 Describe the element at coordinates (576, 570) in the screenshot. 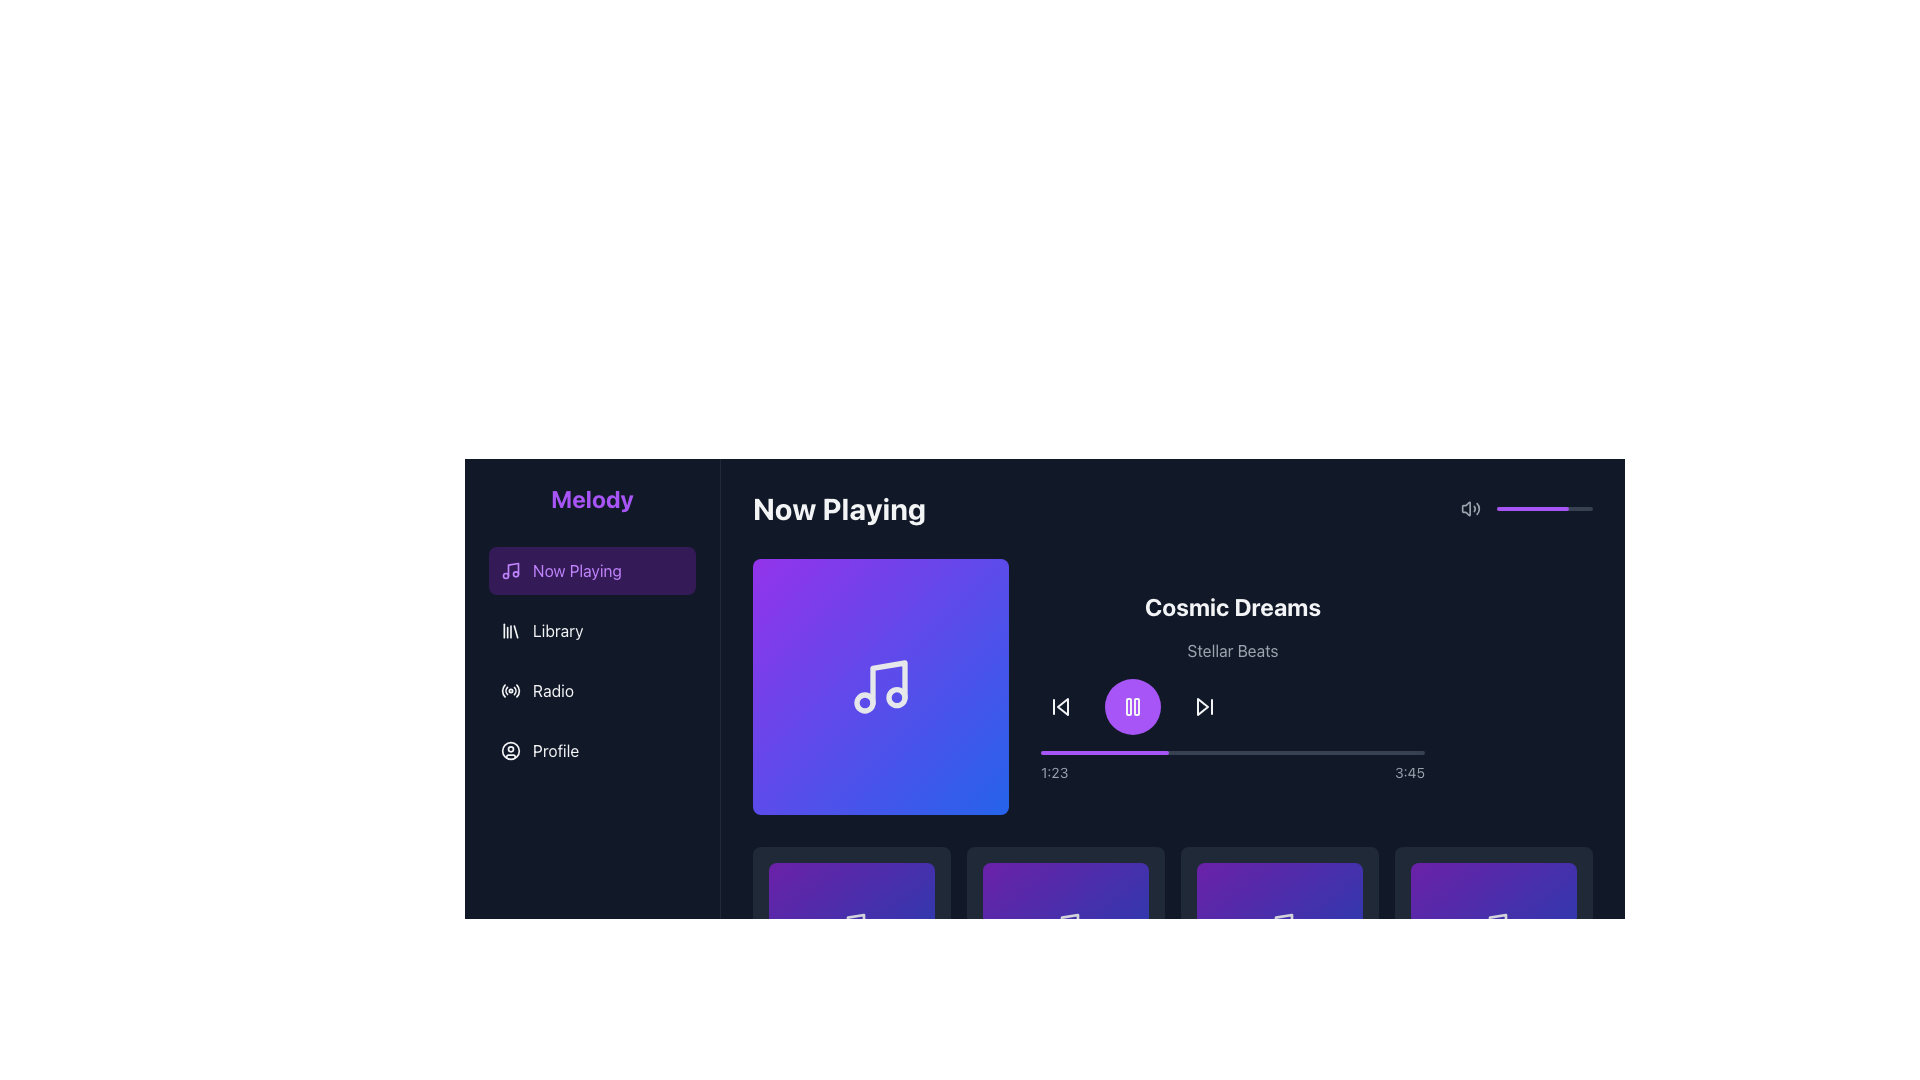

I see `the 'Now Playing' text label in the navigation menu` at that location.